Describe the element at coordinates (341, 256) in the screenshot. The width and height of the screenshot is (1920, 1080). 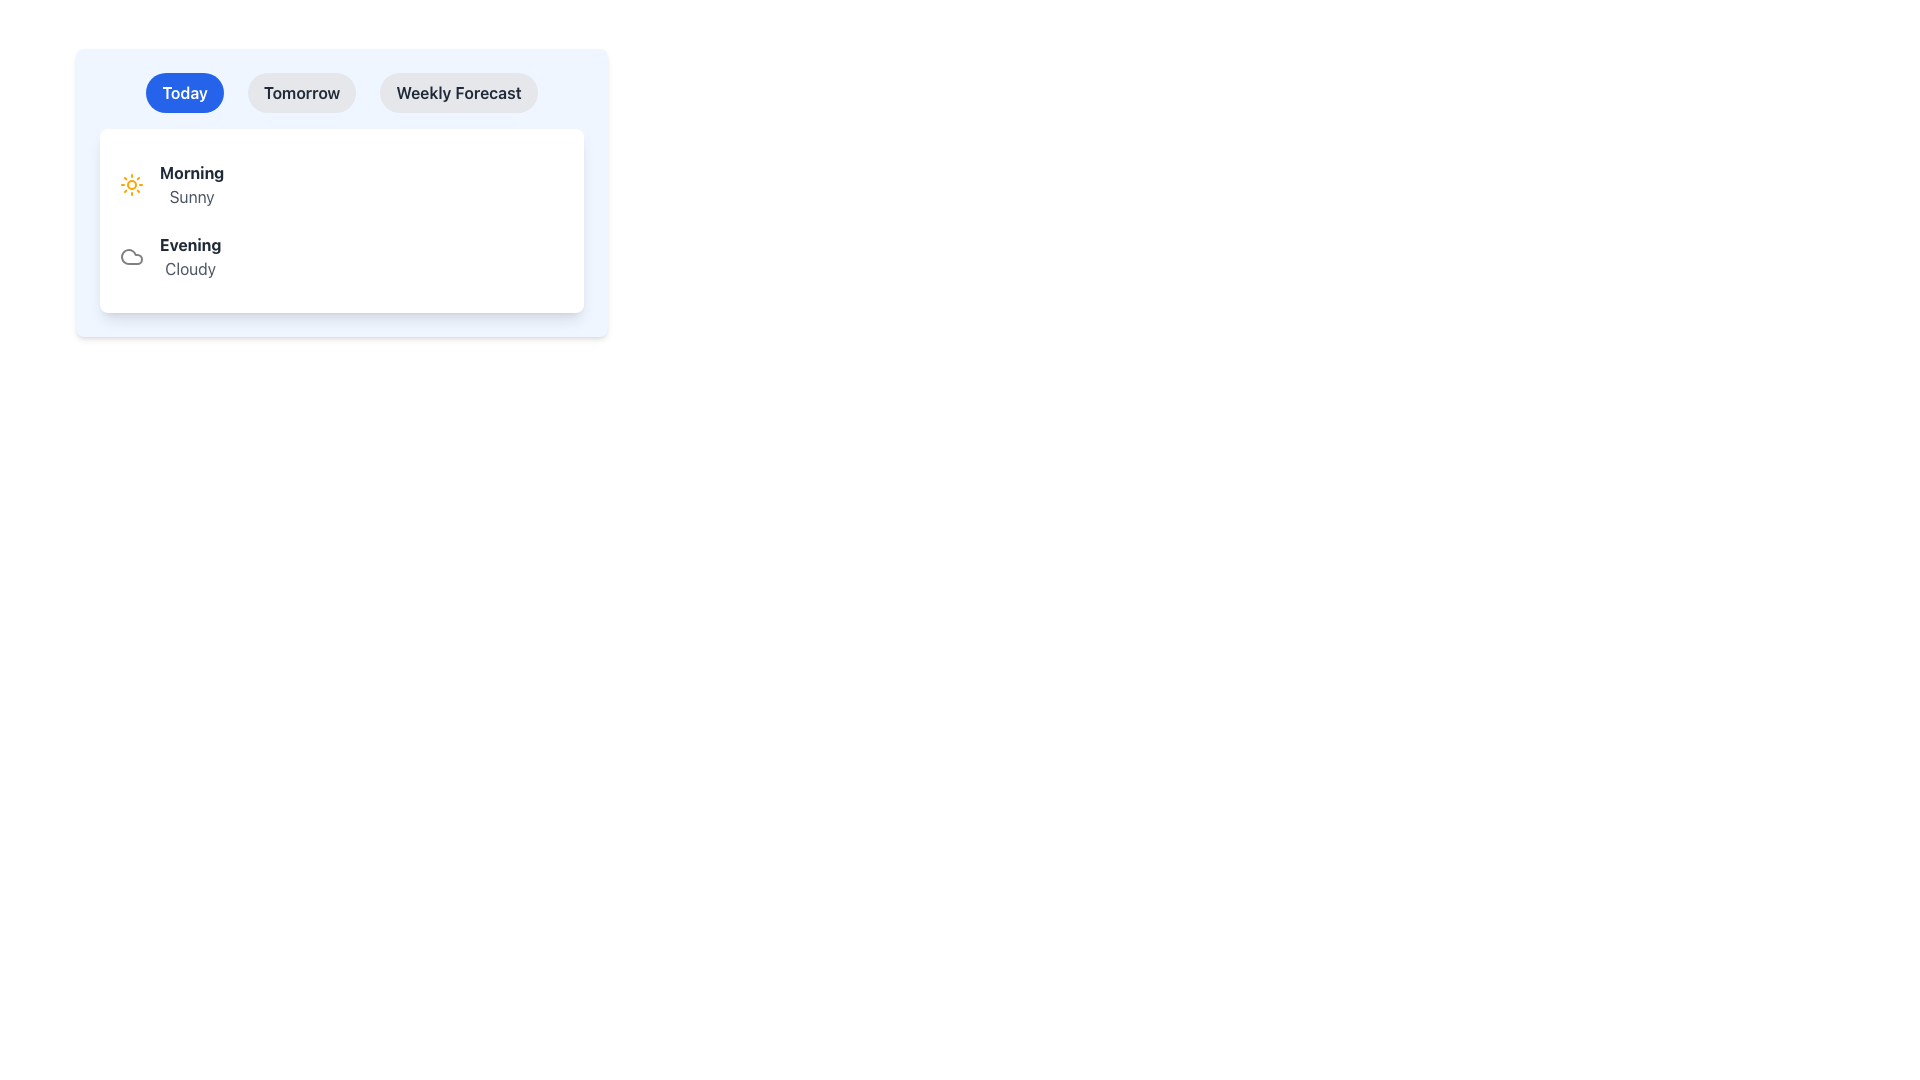
I see `the second list item that conveys evening weather information indicating it's cloudy` at that location.